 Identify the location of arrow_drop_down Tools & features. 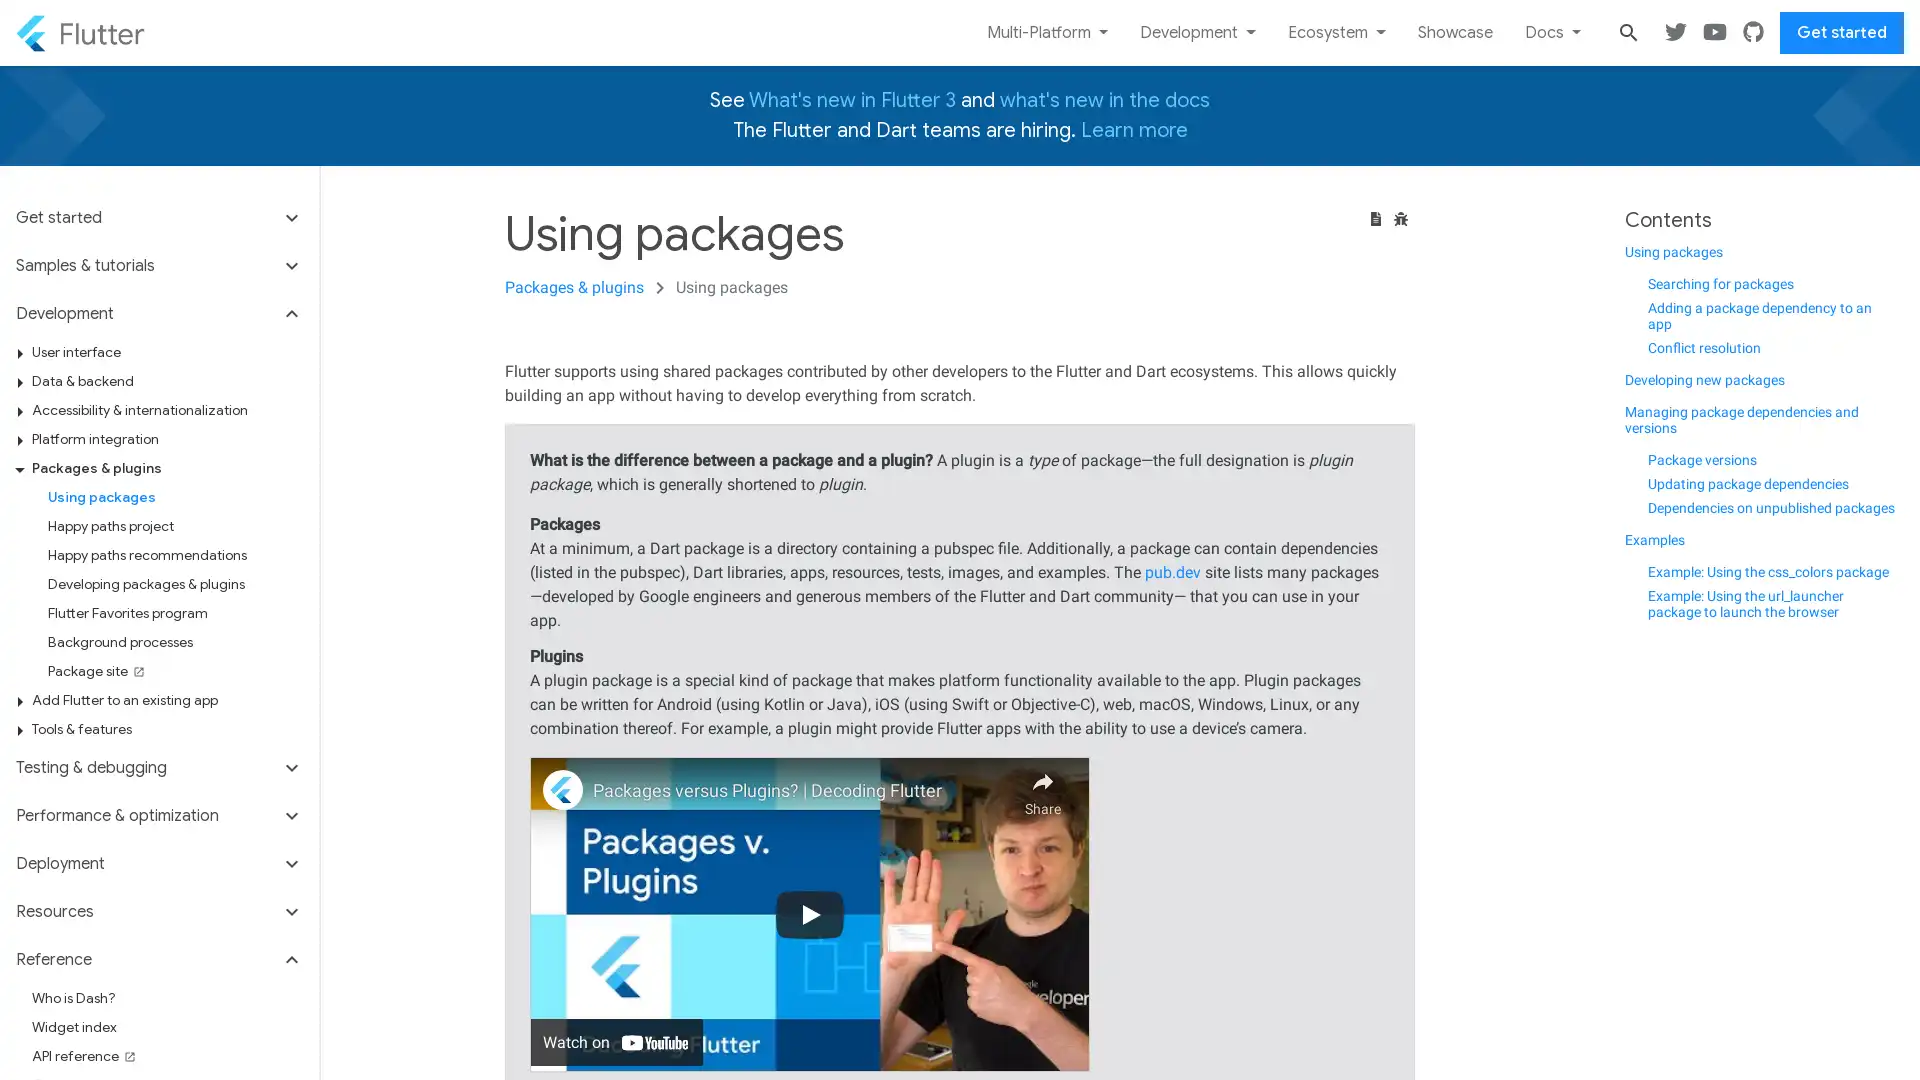
(167, 729).